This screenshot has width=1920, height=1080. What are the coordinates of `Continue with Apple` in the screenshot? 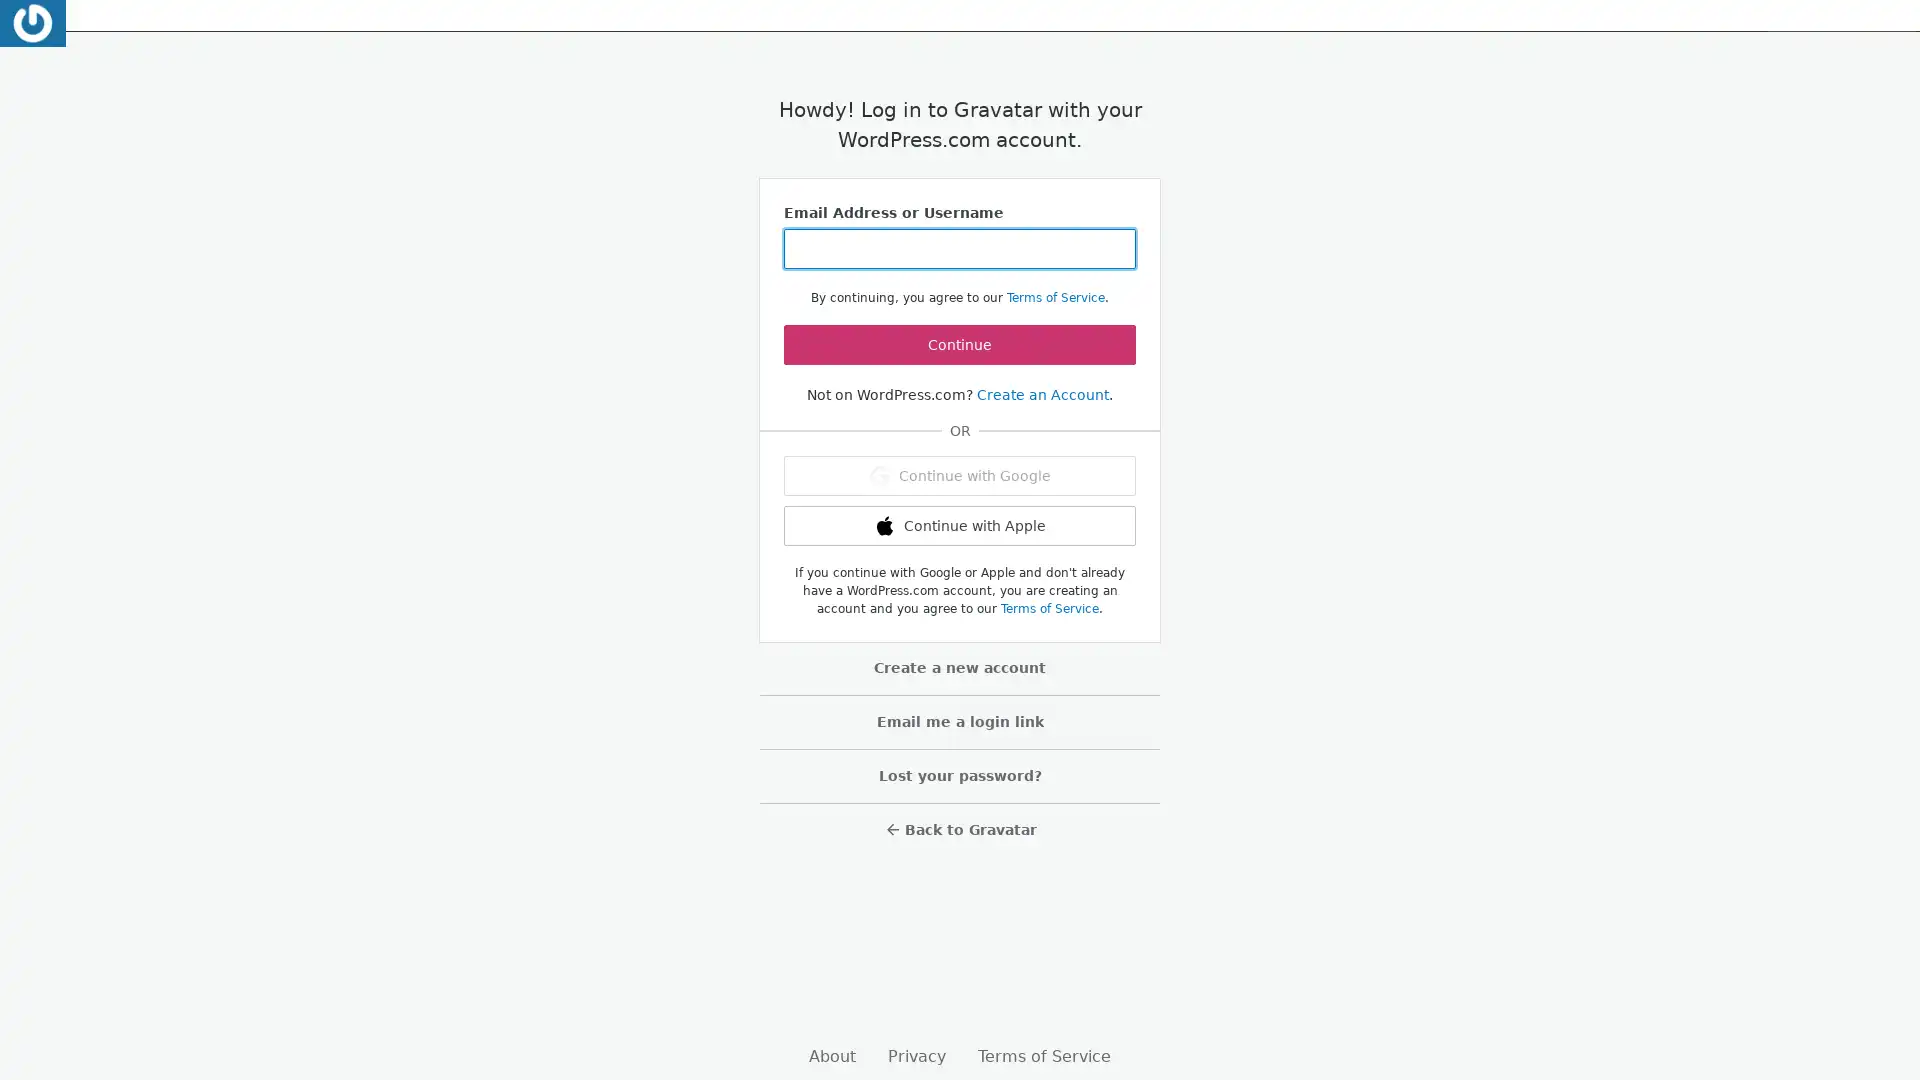 It's located at (960, 524).